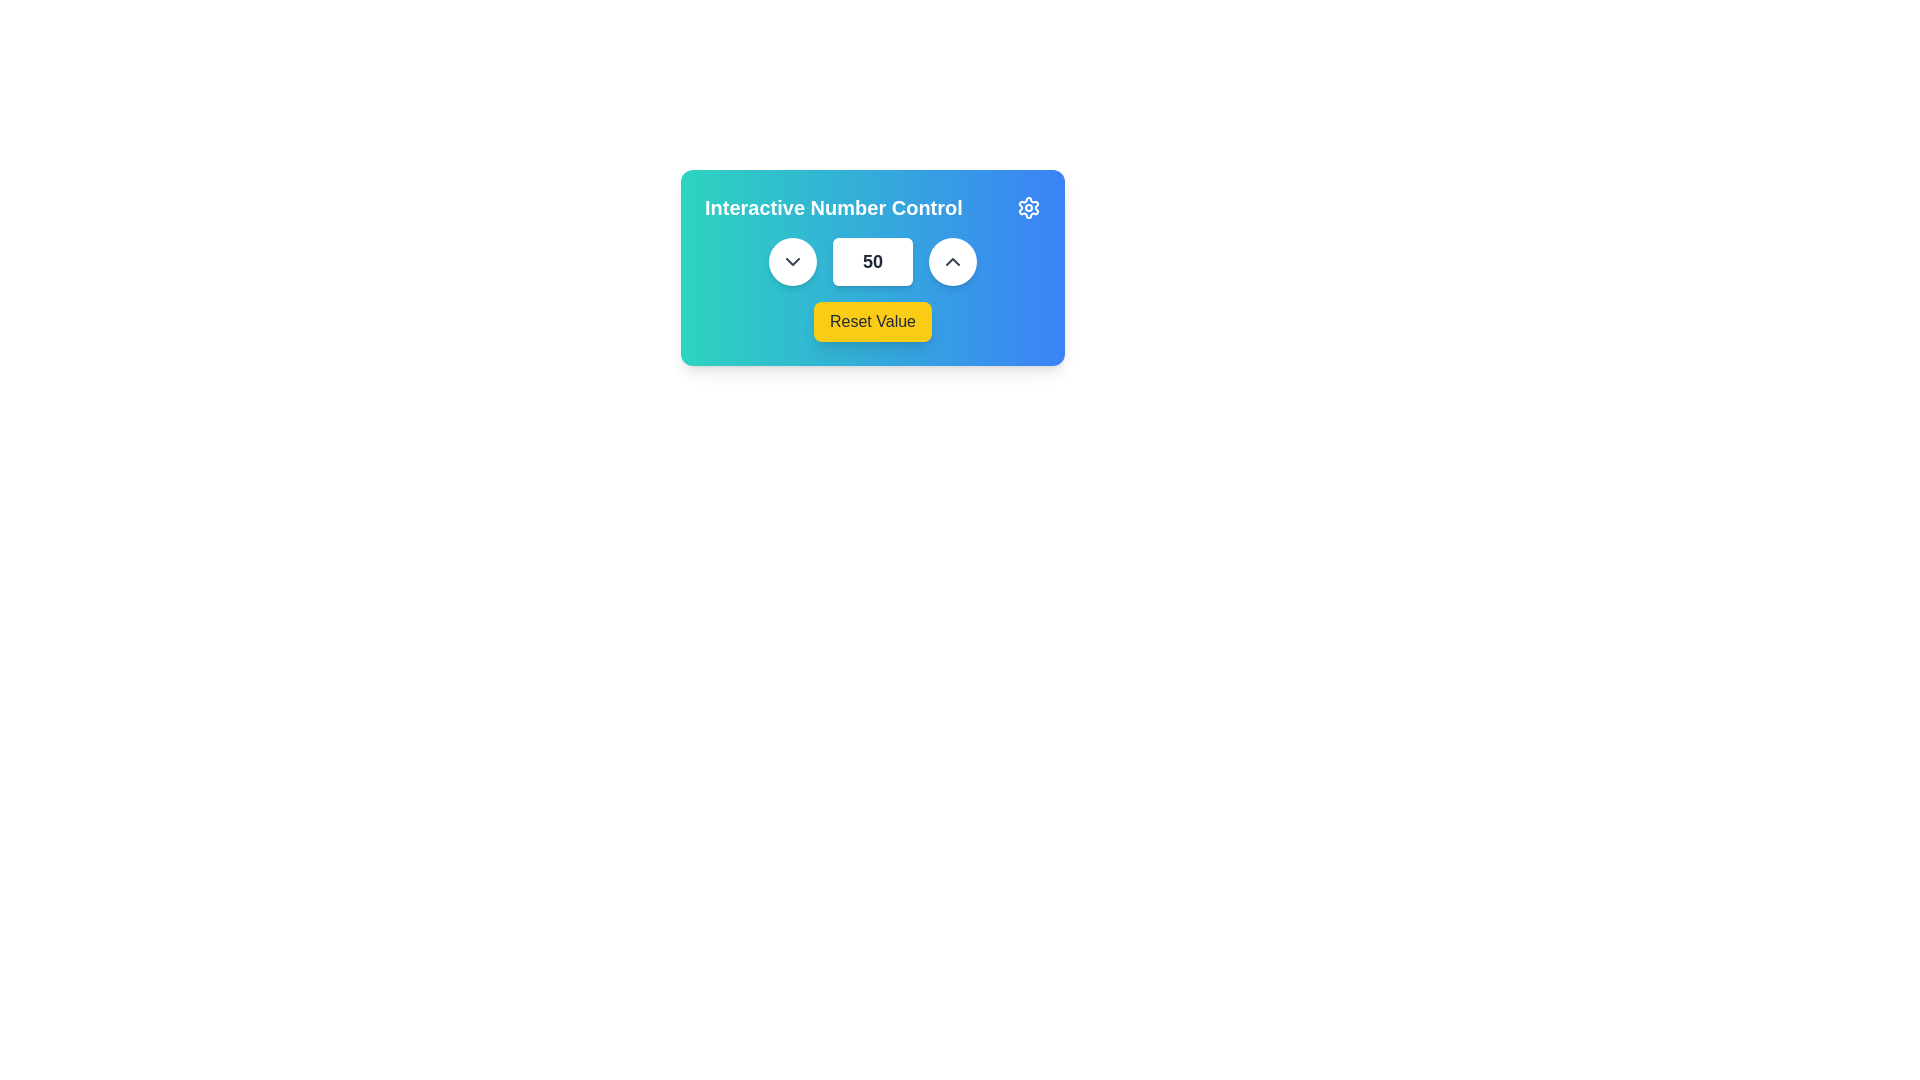  Describe the element at coordinates (952, 261) in the screenshot. I see `the circular button with a white background and a black chevron-up icon located to the right of a text field displaying '50' to increase the number` at that location.